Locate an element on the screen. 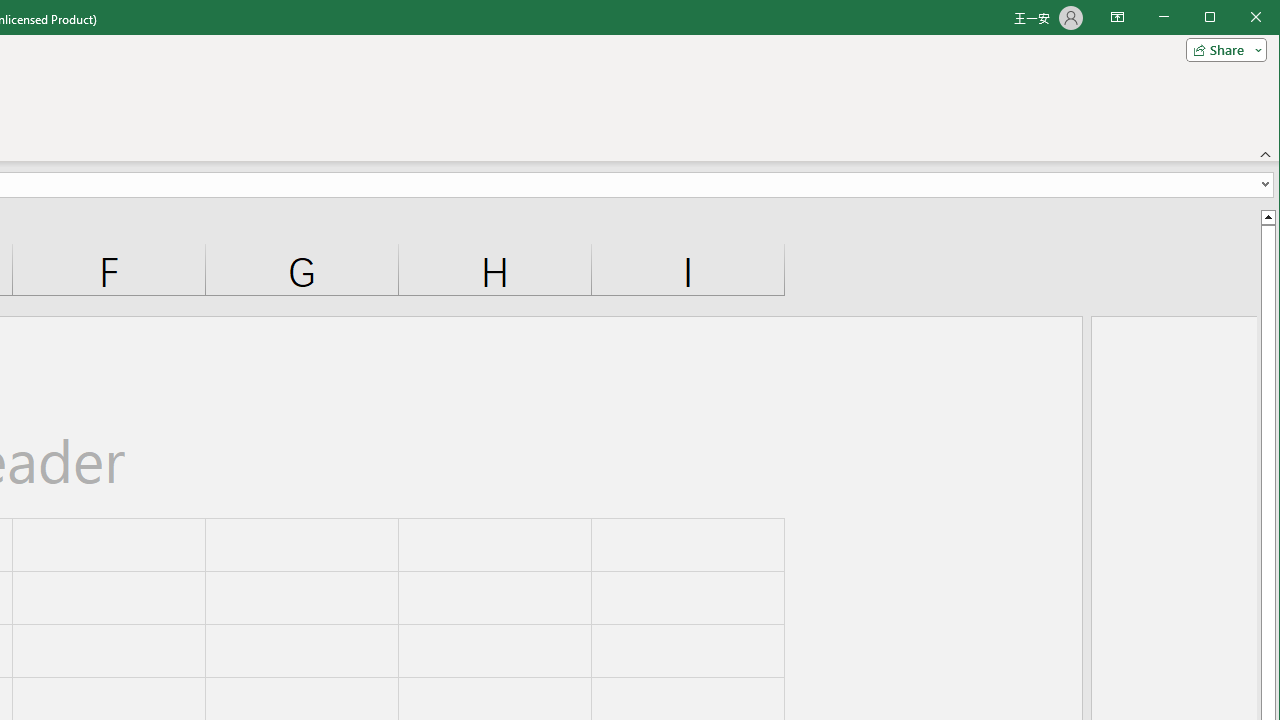 This screenshot has height=720, width=1280. 'Maximize' is located at coordinates (1238, 19).